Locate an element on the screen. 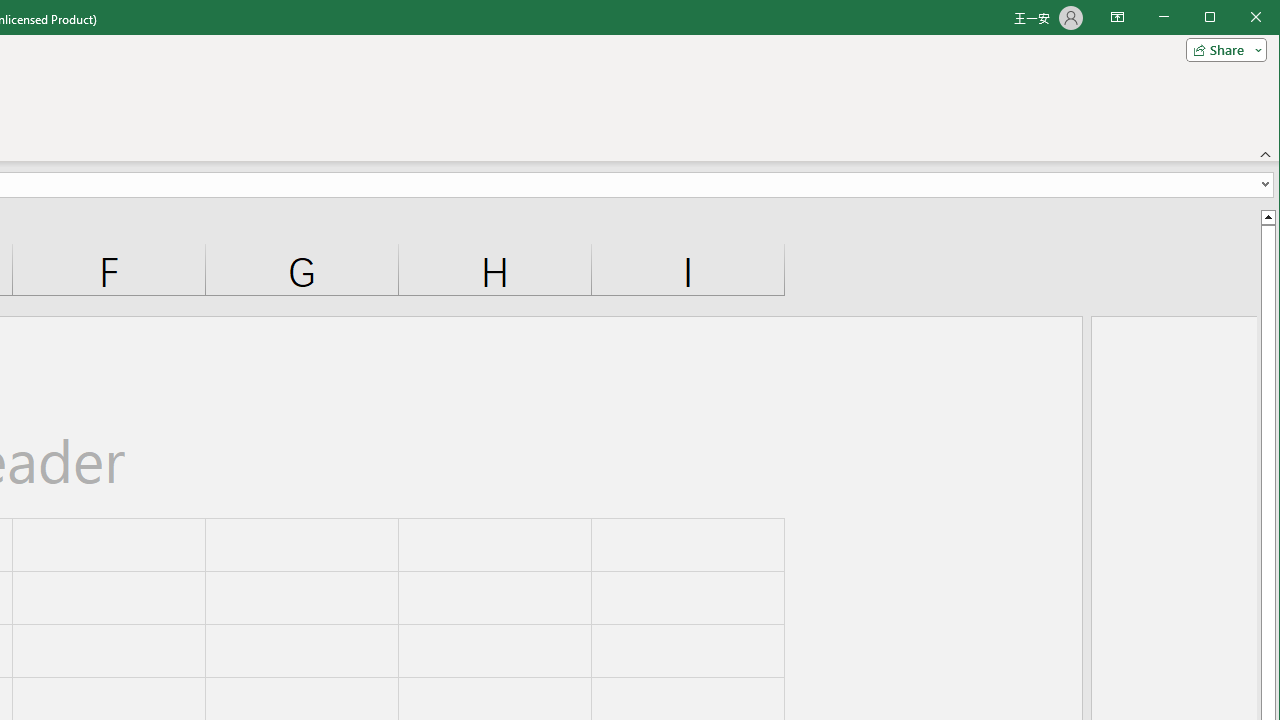 This screenshot has height=720, width=1280. 'Maximize' is located at coordinates (1238, 19).